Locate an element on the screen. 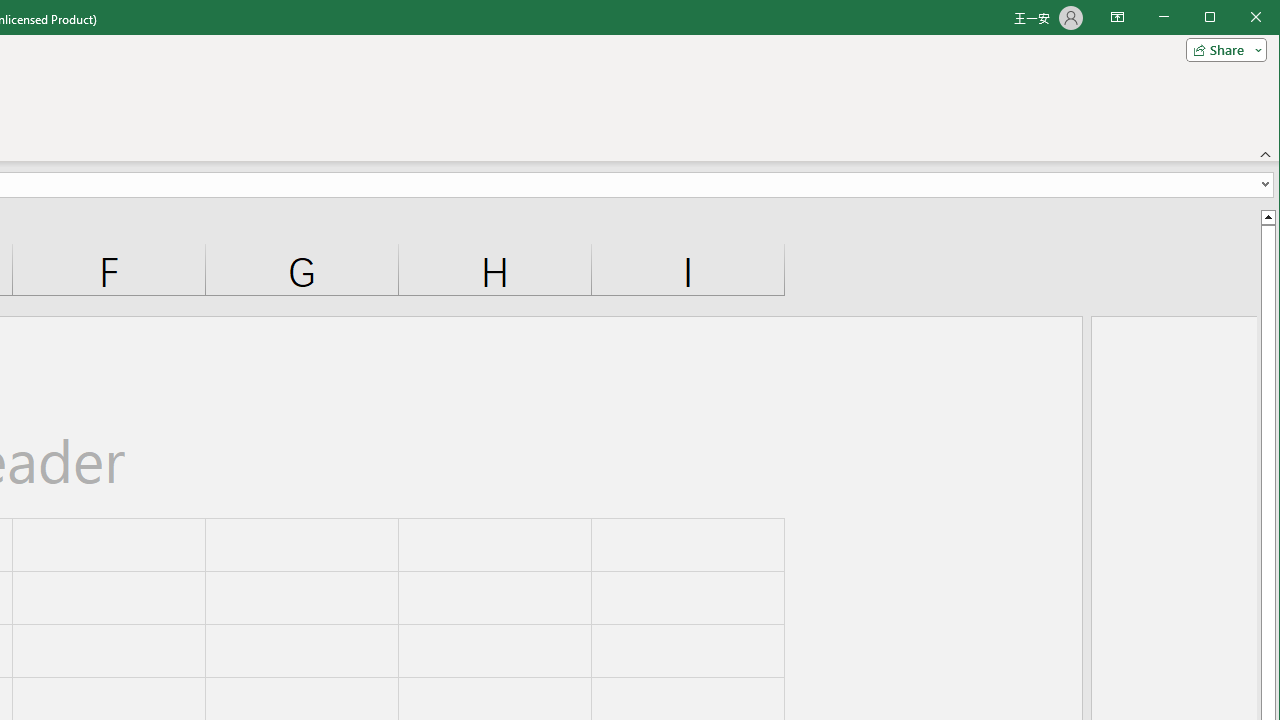 This screenshot has height=720, width=1280. 'Maximize' is located at coordinates (1238, 19).